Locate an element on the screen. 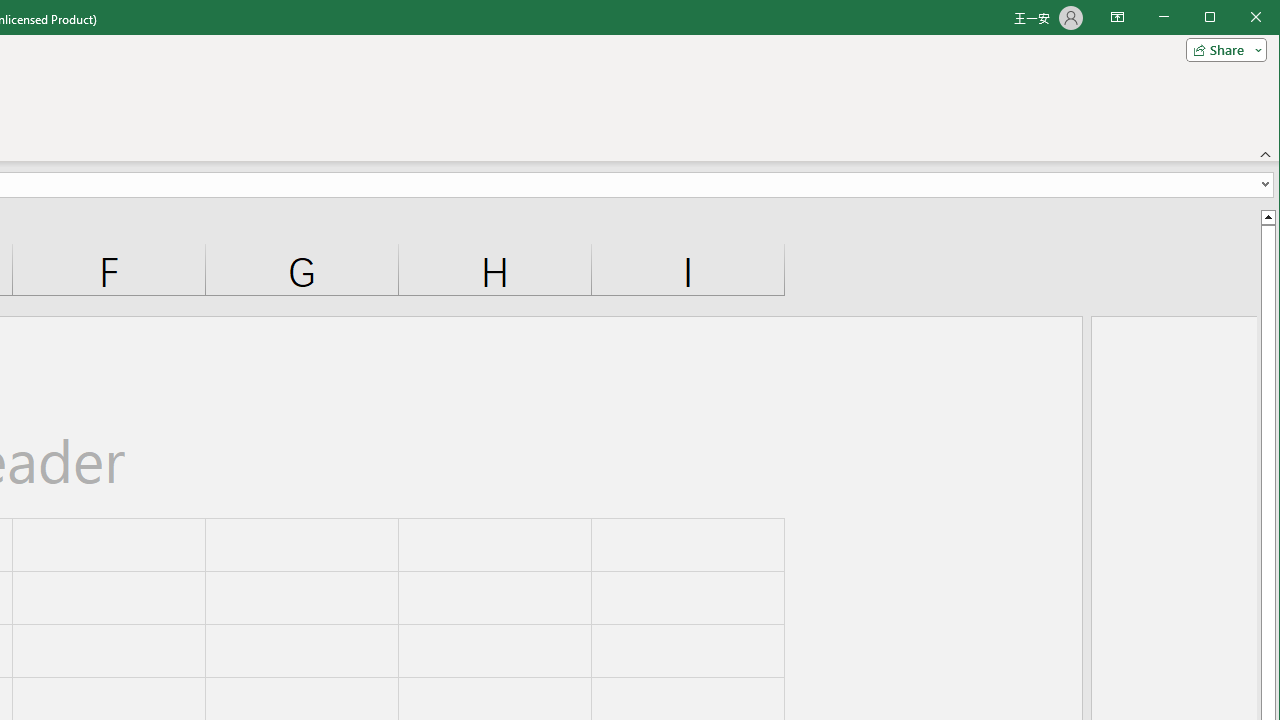 This screenshot has height=720, width=1280. 'Maximize' is located at coordinates (1238, 19).